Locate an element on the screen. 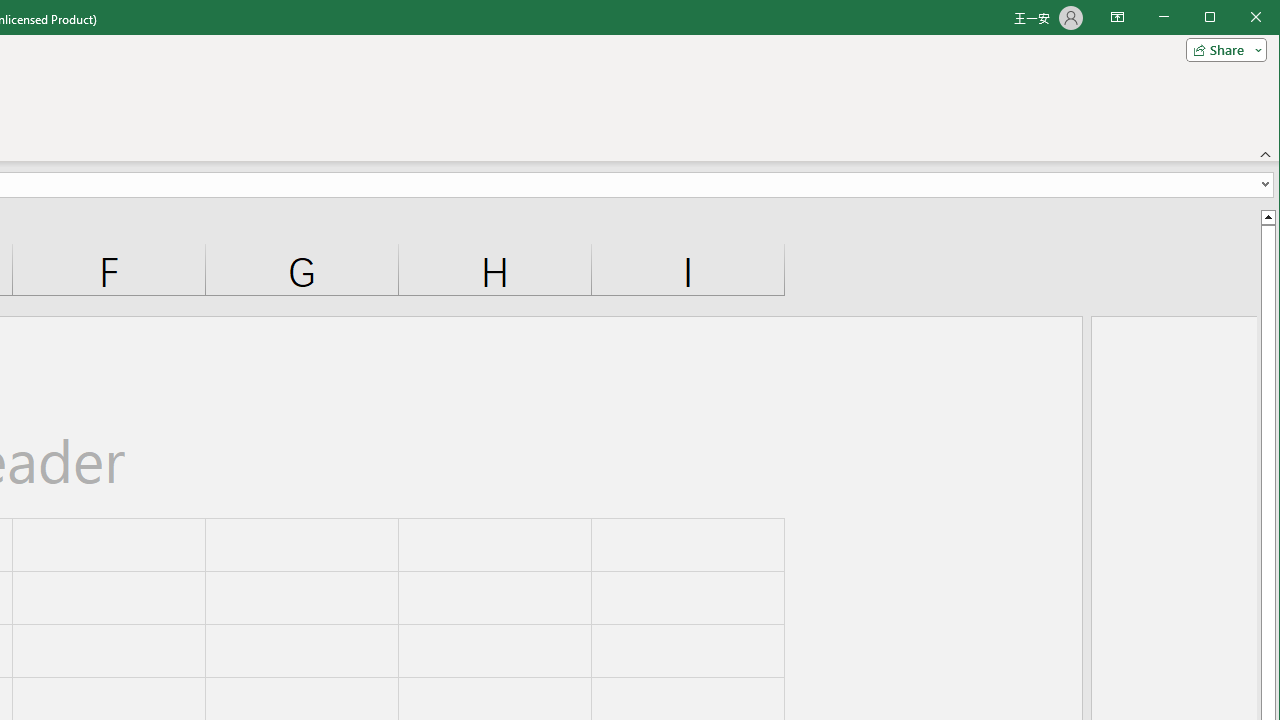 This screenshot has height=720, width=1280. 'Maximize' is located at coordinates (1238, 19).